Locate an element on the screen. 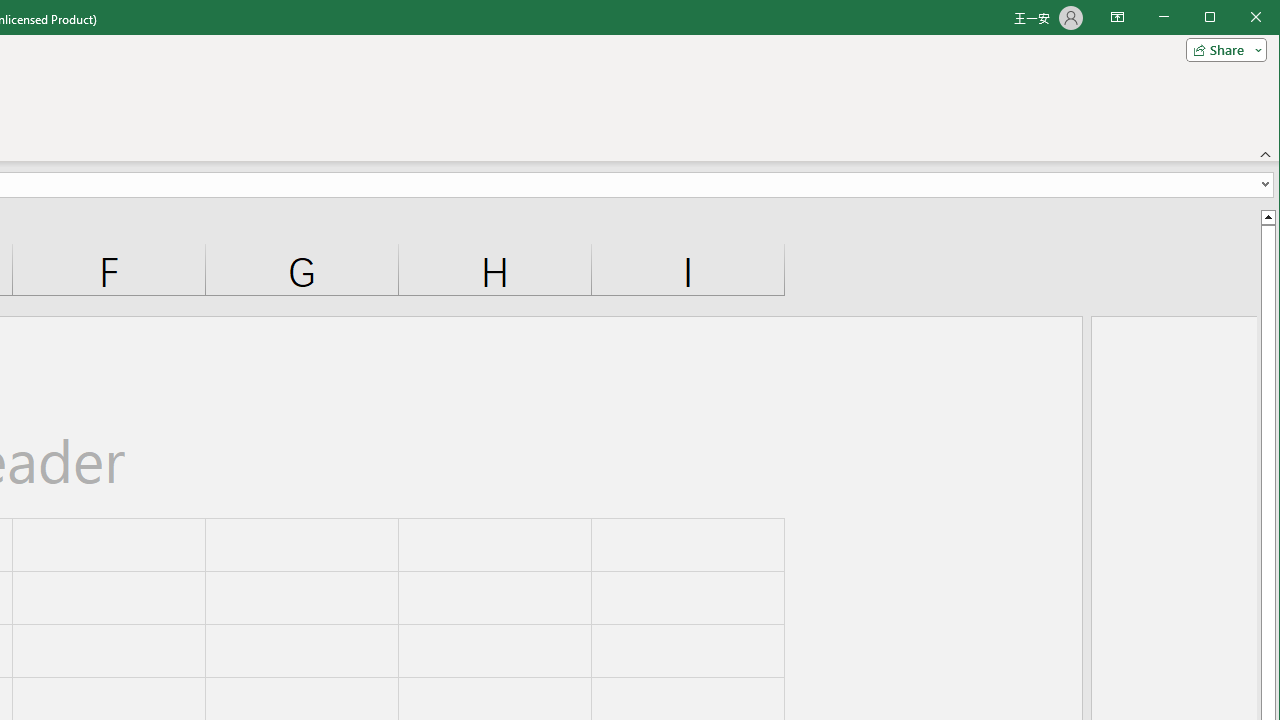 This screenshot has height=720, width=1280. 'Maximize' is located at coordinates (1238, 19).